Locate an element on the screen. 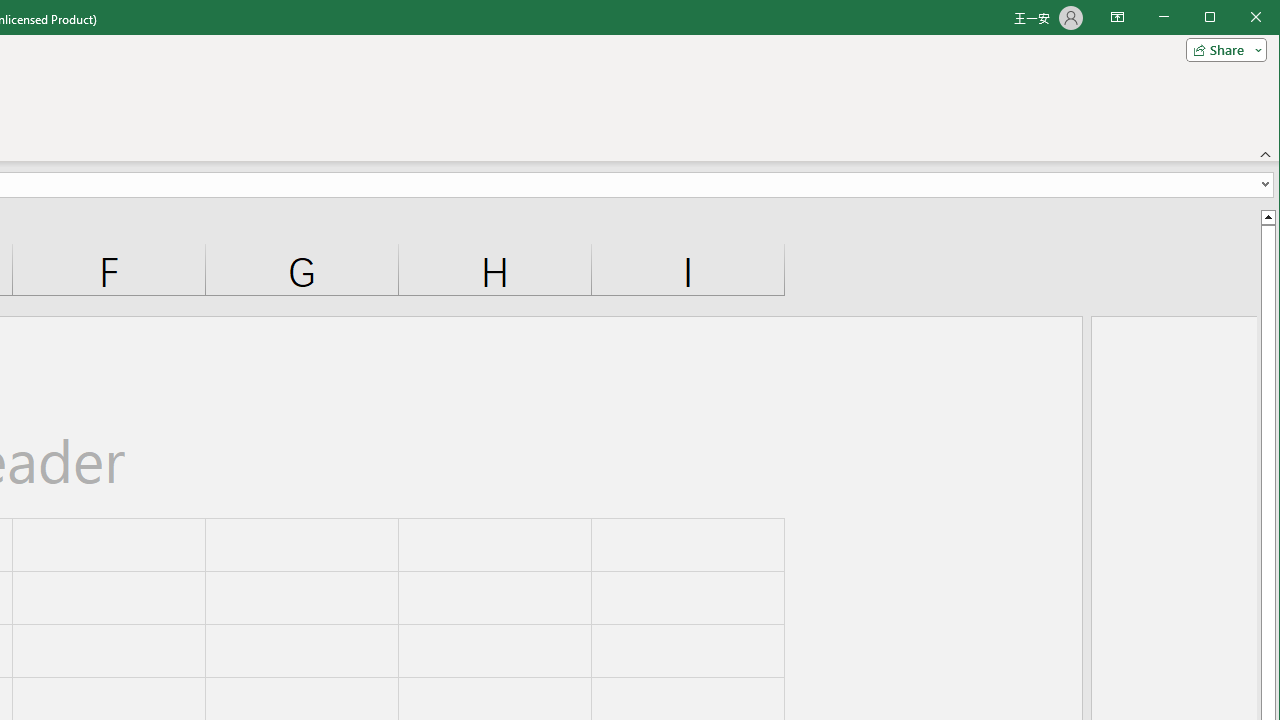 This screenshot has height=720, width=1280. 'Maximize' is located at coordinates (1238, 19).